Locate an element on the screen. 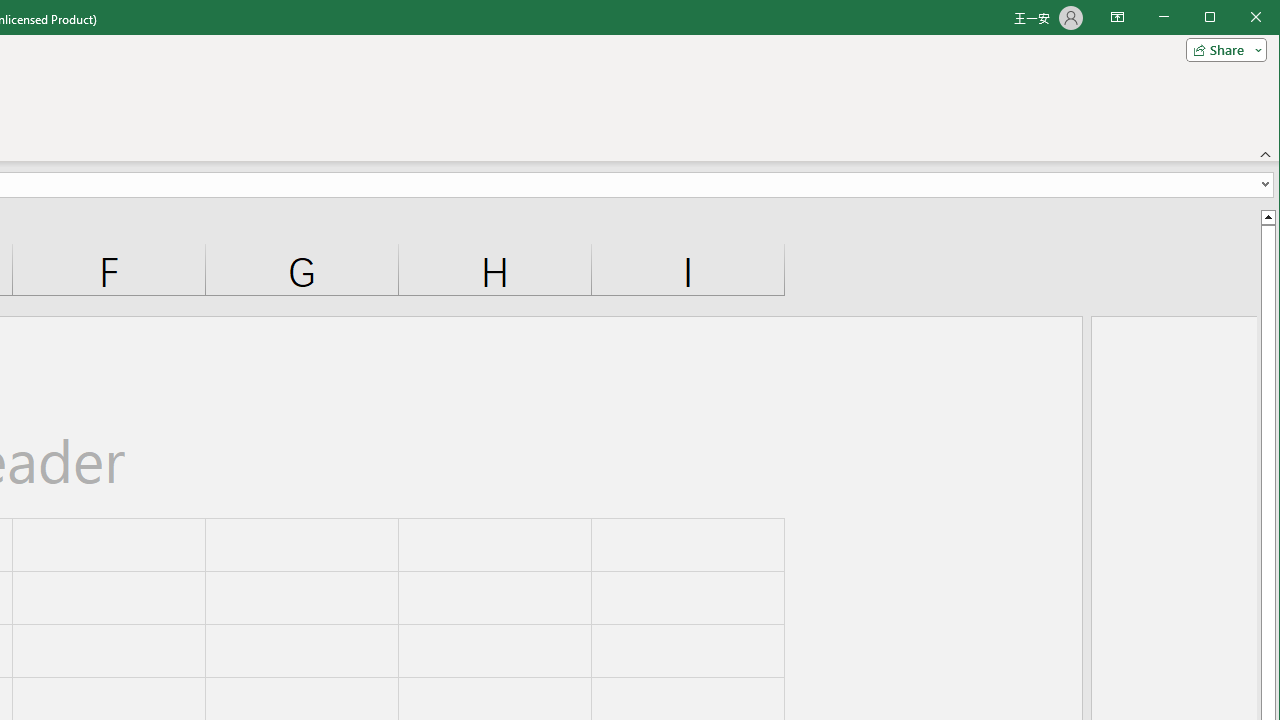 This screenshot has height=720, width=1280. 'Maximize' is located at coordinates (1238, 19).